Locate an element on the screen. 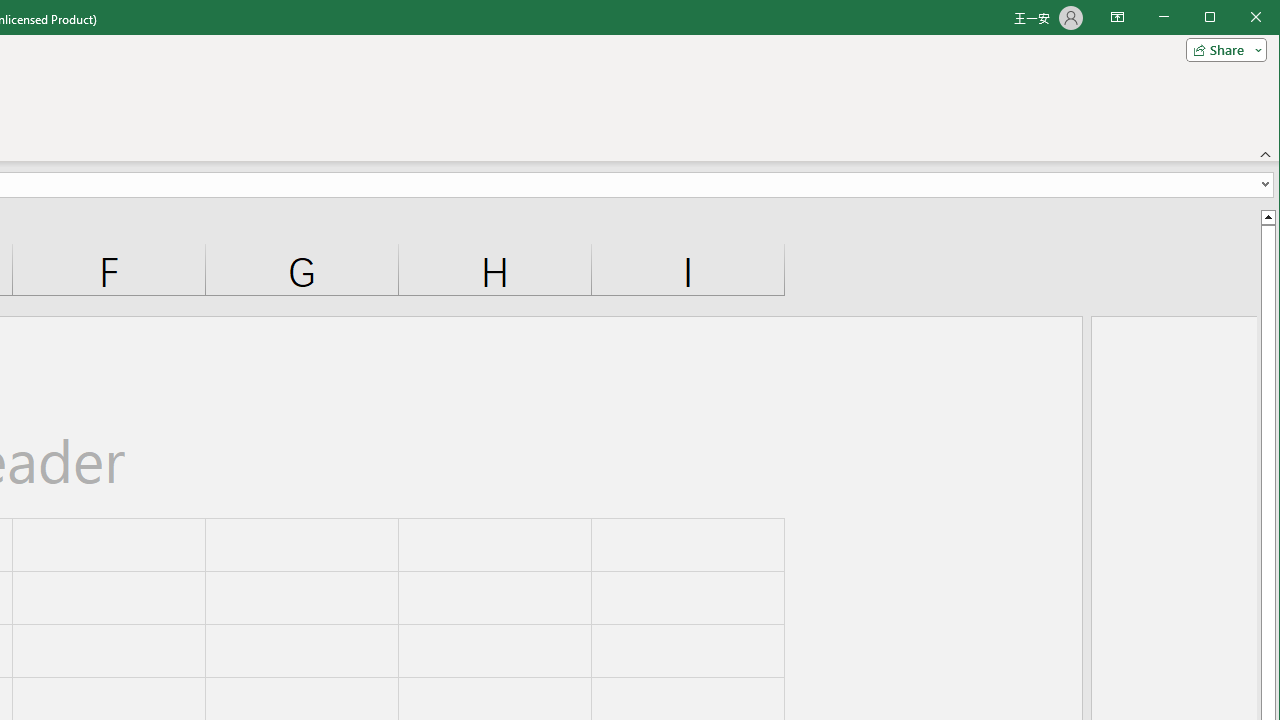 This screenshot has height=720, width=1280. 'Maximize' is located at coordinates (1238, 19).